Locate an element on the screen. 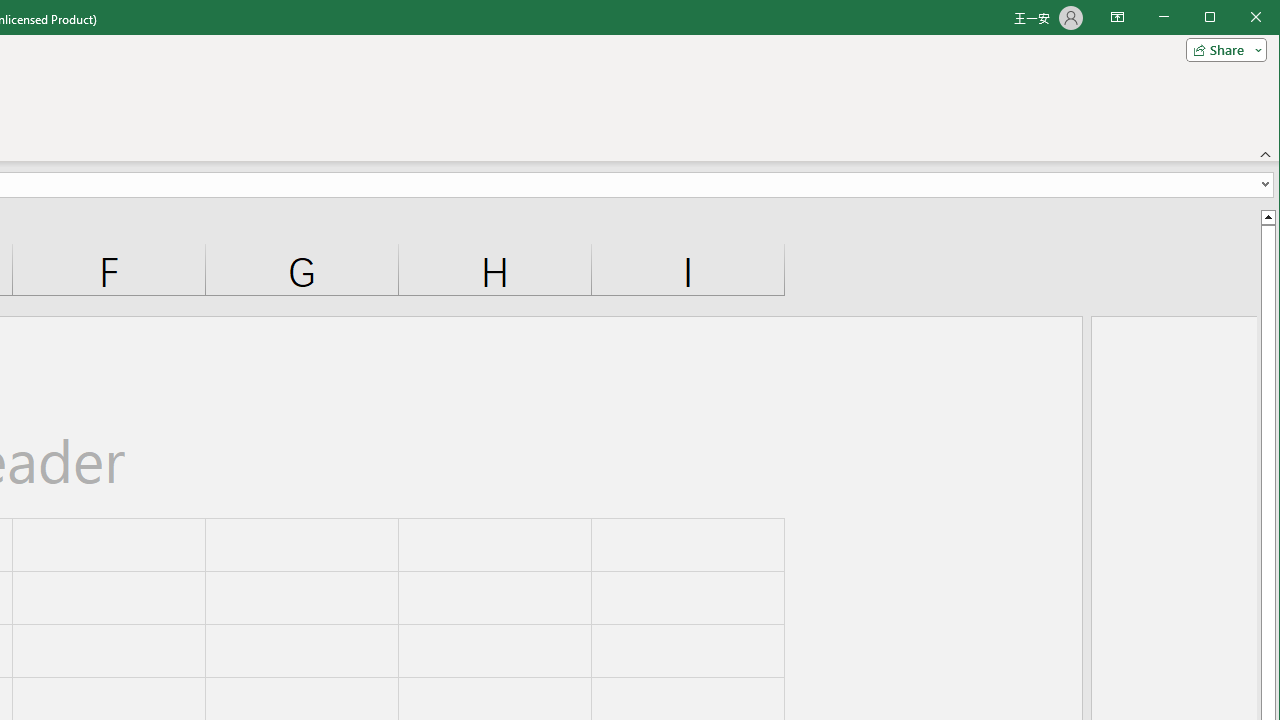 This screenshot has height=720, width=1280. 'Maximize' is located at coordinates (1238, 19).